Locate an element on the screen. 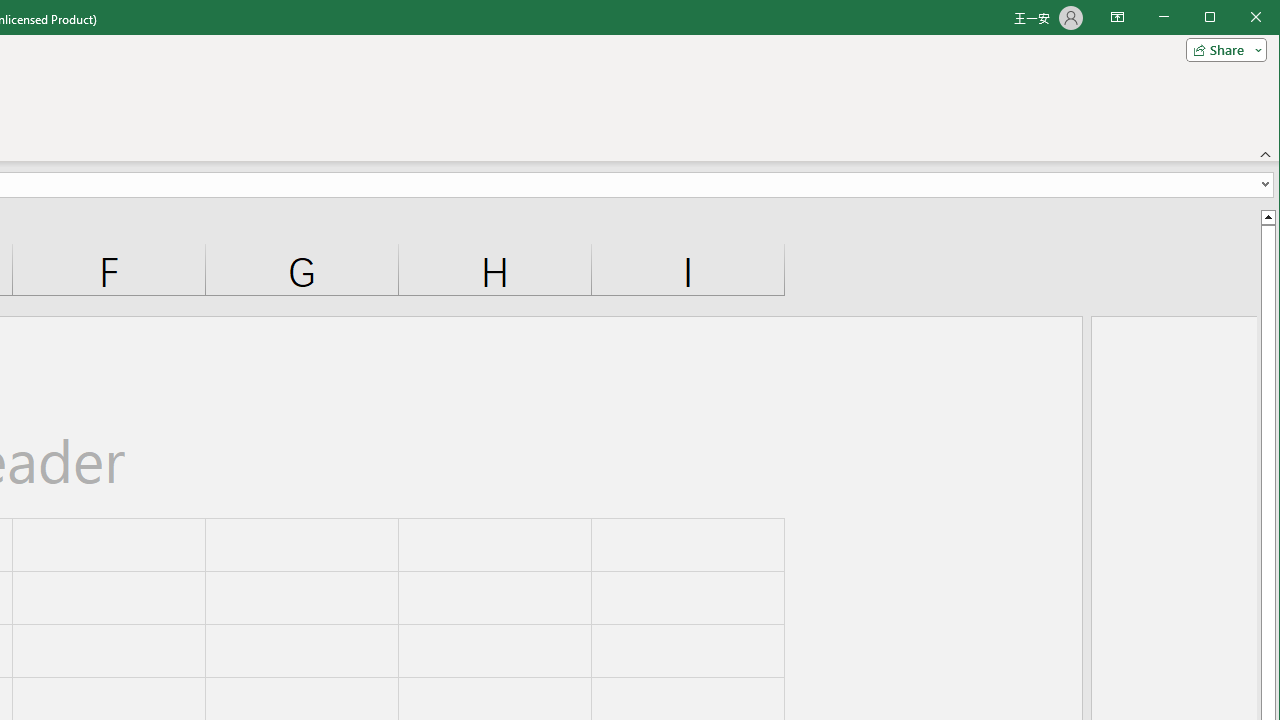 This screenshot has height=720, width=1280. 'Maximize' is located at coordinates (1238, 19).